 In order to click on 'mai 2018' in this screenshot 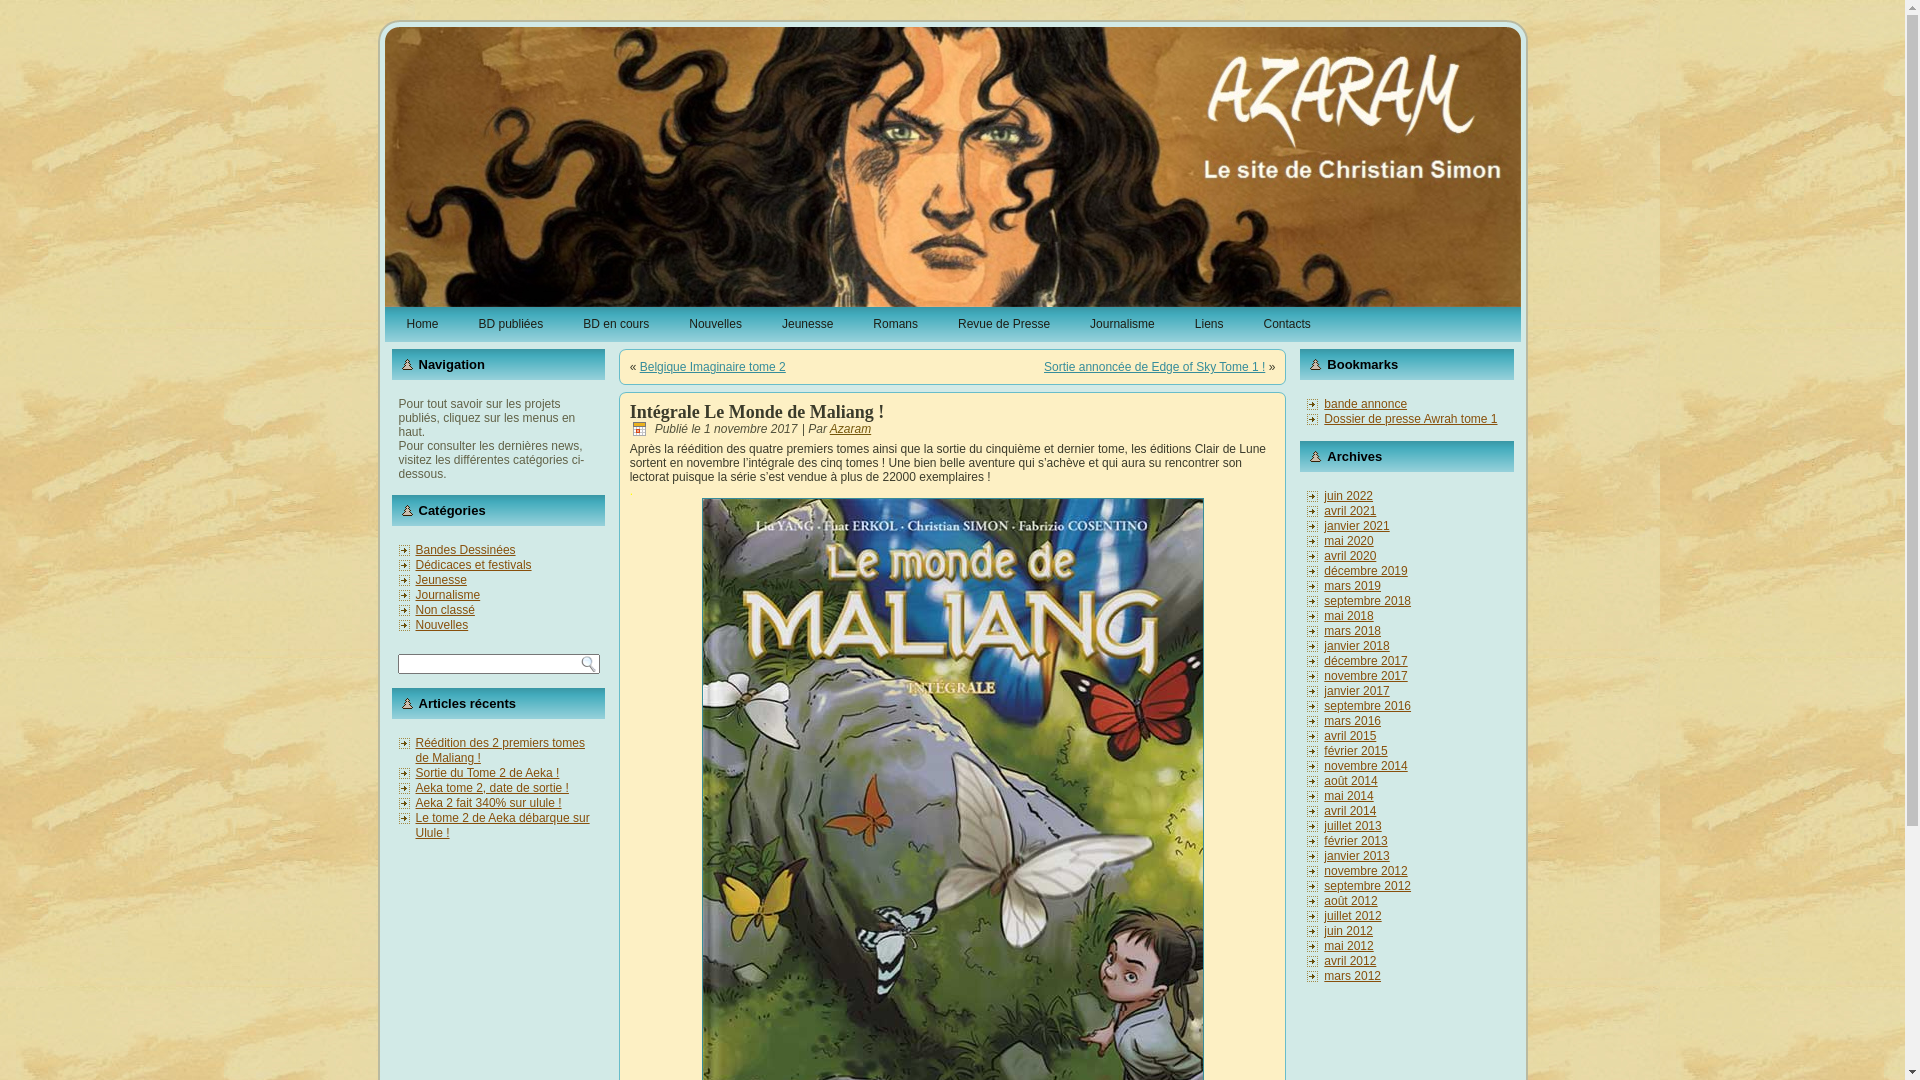, I will do `click(1348, 615)`.